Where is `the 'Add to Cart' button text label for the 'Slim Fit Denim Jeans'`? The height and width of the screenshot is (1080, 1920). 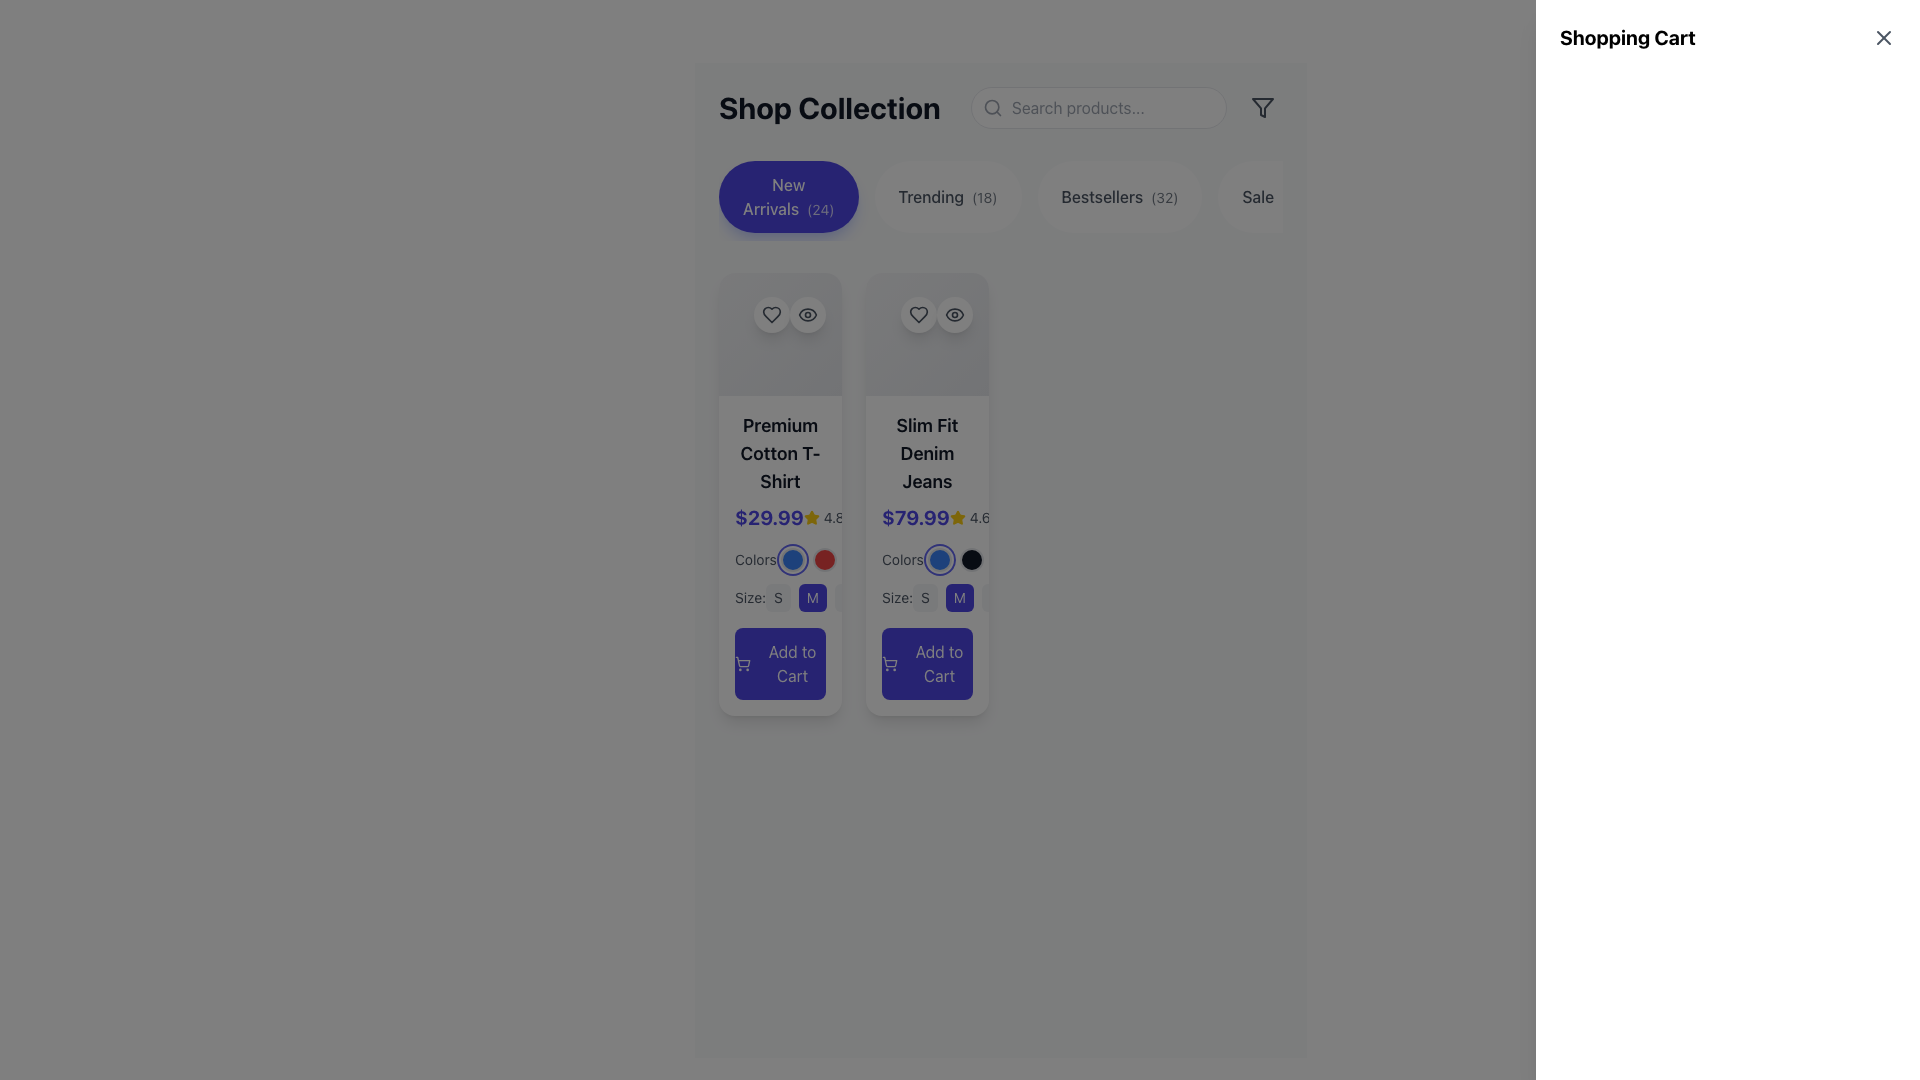 the 'Add to Cart' button text label for the 'Slim Fit Denim Jeans' is located at coordinates (938, 663).